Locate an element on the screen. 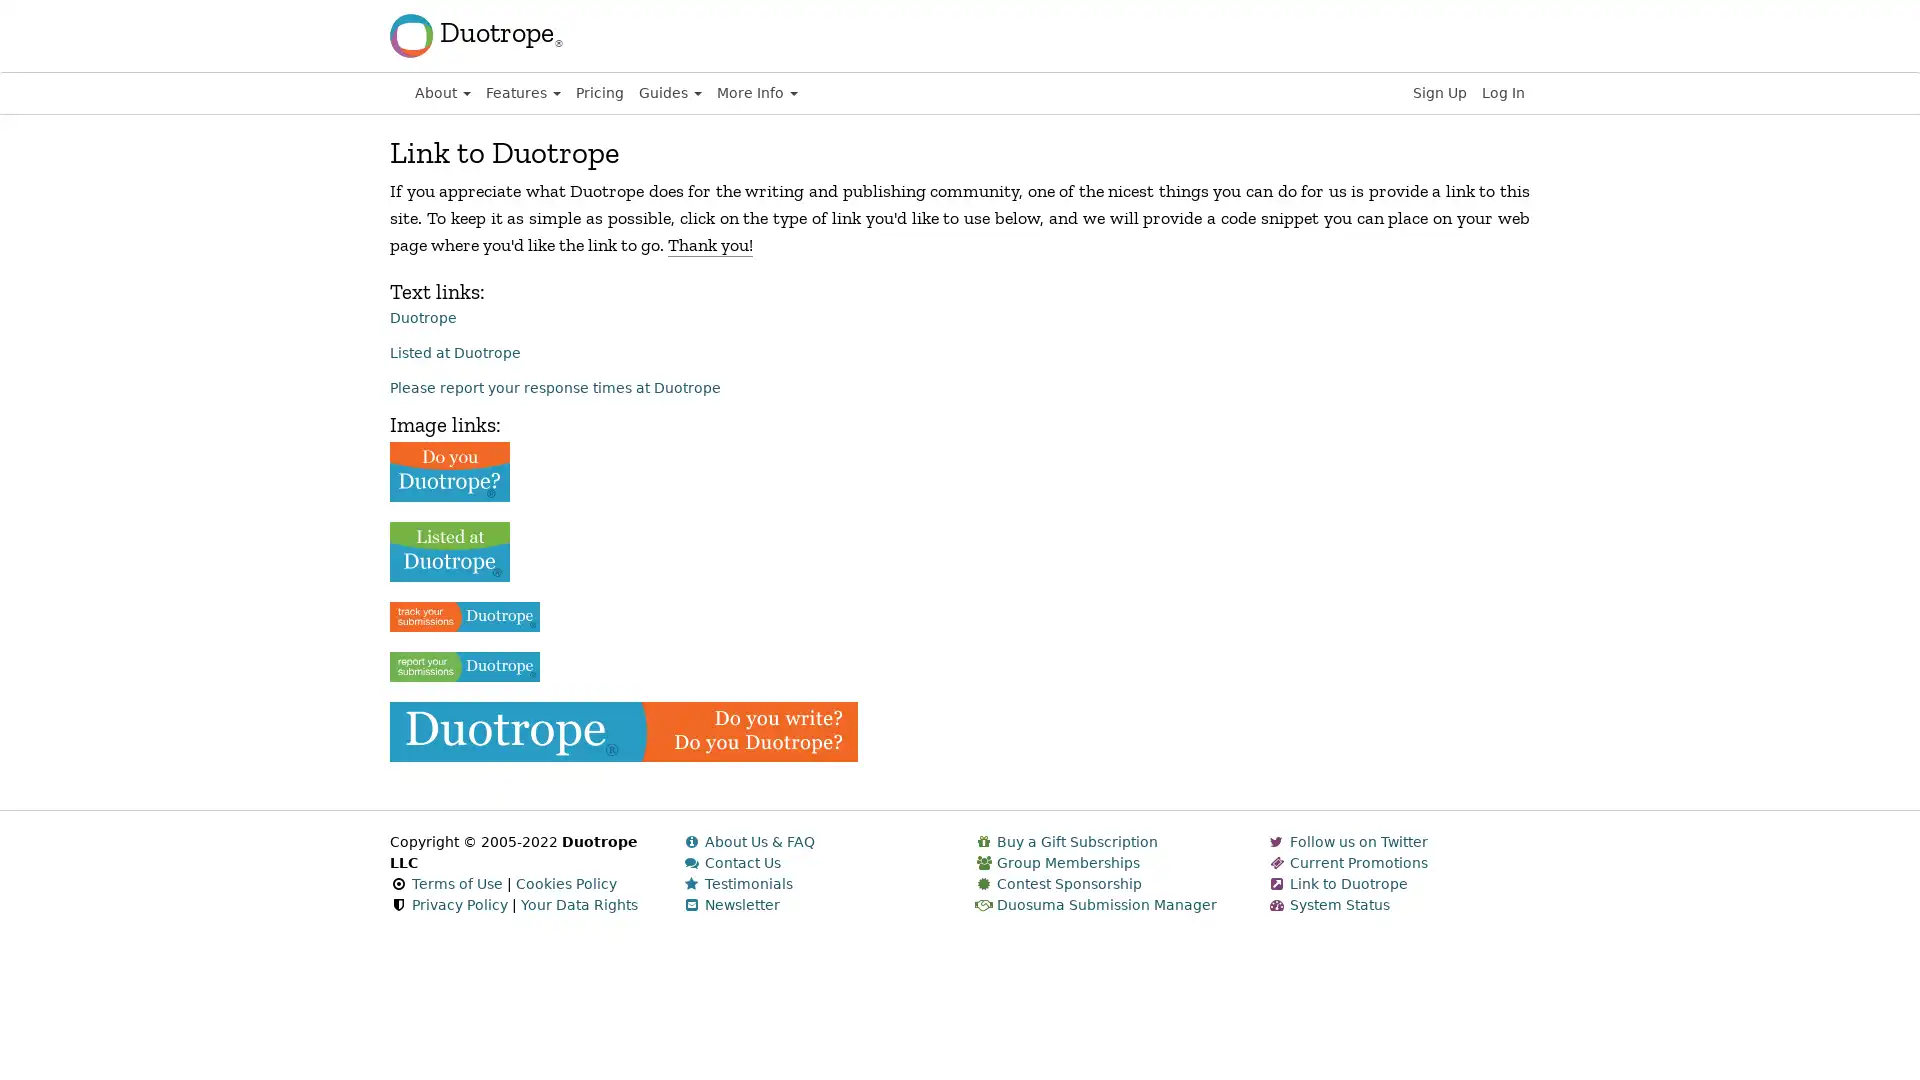 This screenshot has width=1920, height=1080. Submit is located at coordinates (464, 666).